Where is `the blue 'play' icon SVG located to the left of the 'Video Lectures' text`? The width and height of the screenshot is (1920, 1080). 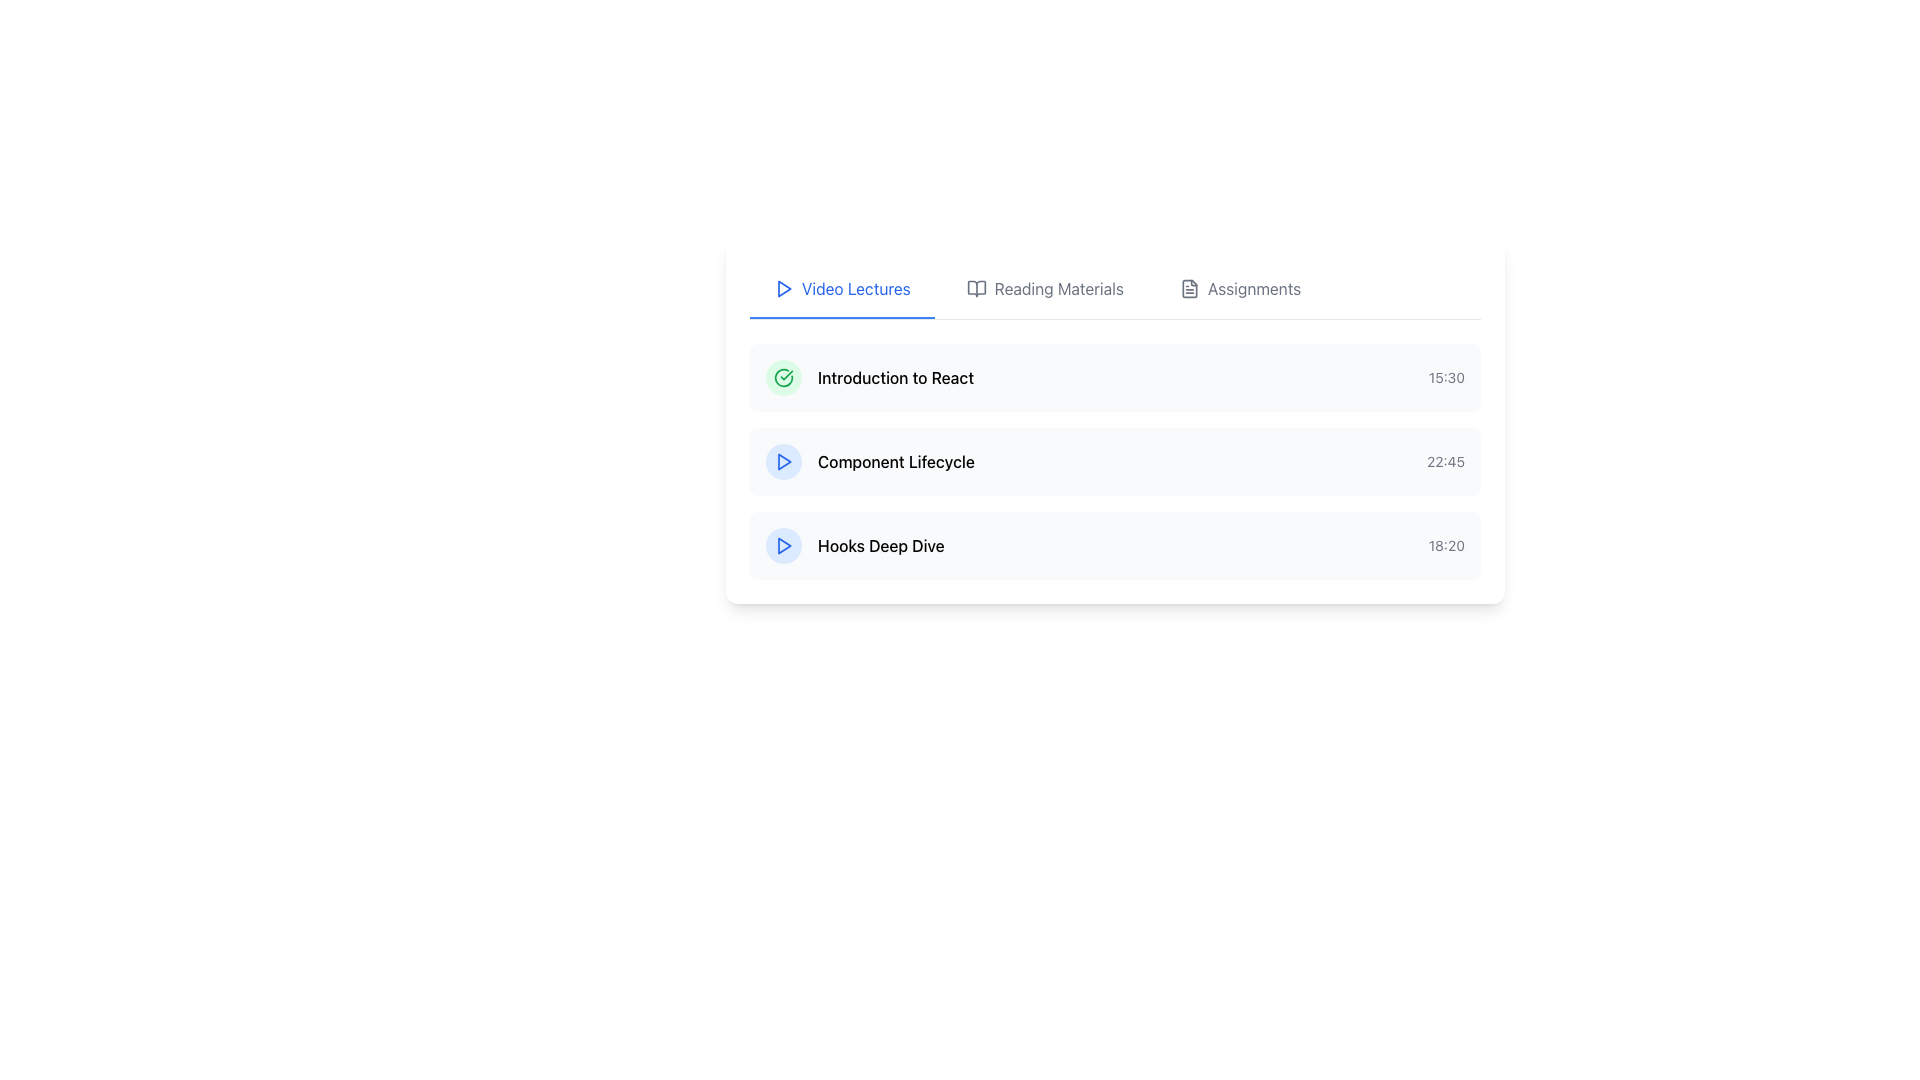 the blue 'play' icon SVG located to the left of the 'Video Lectures' text is located at coordinates (782, 289).